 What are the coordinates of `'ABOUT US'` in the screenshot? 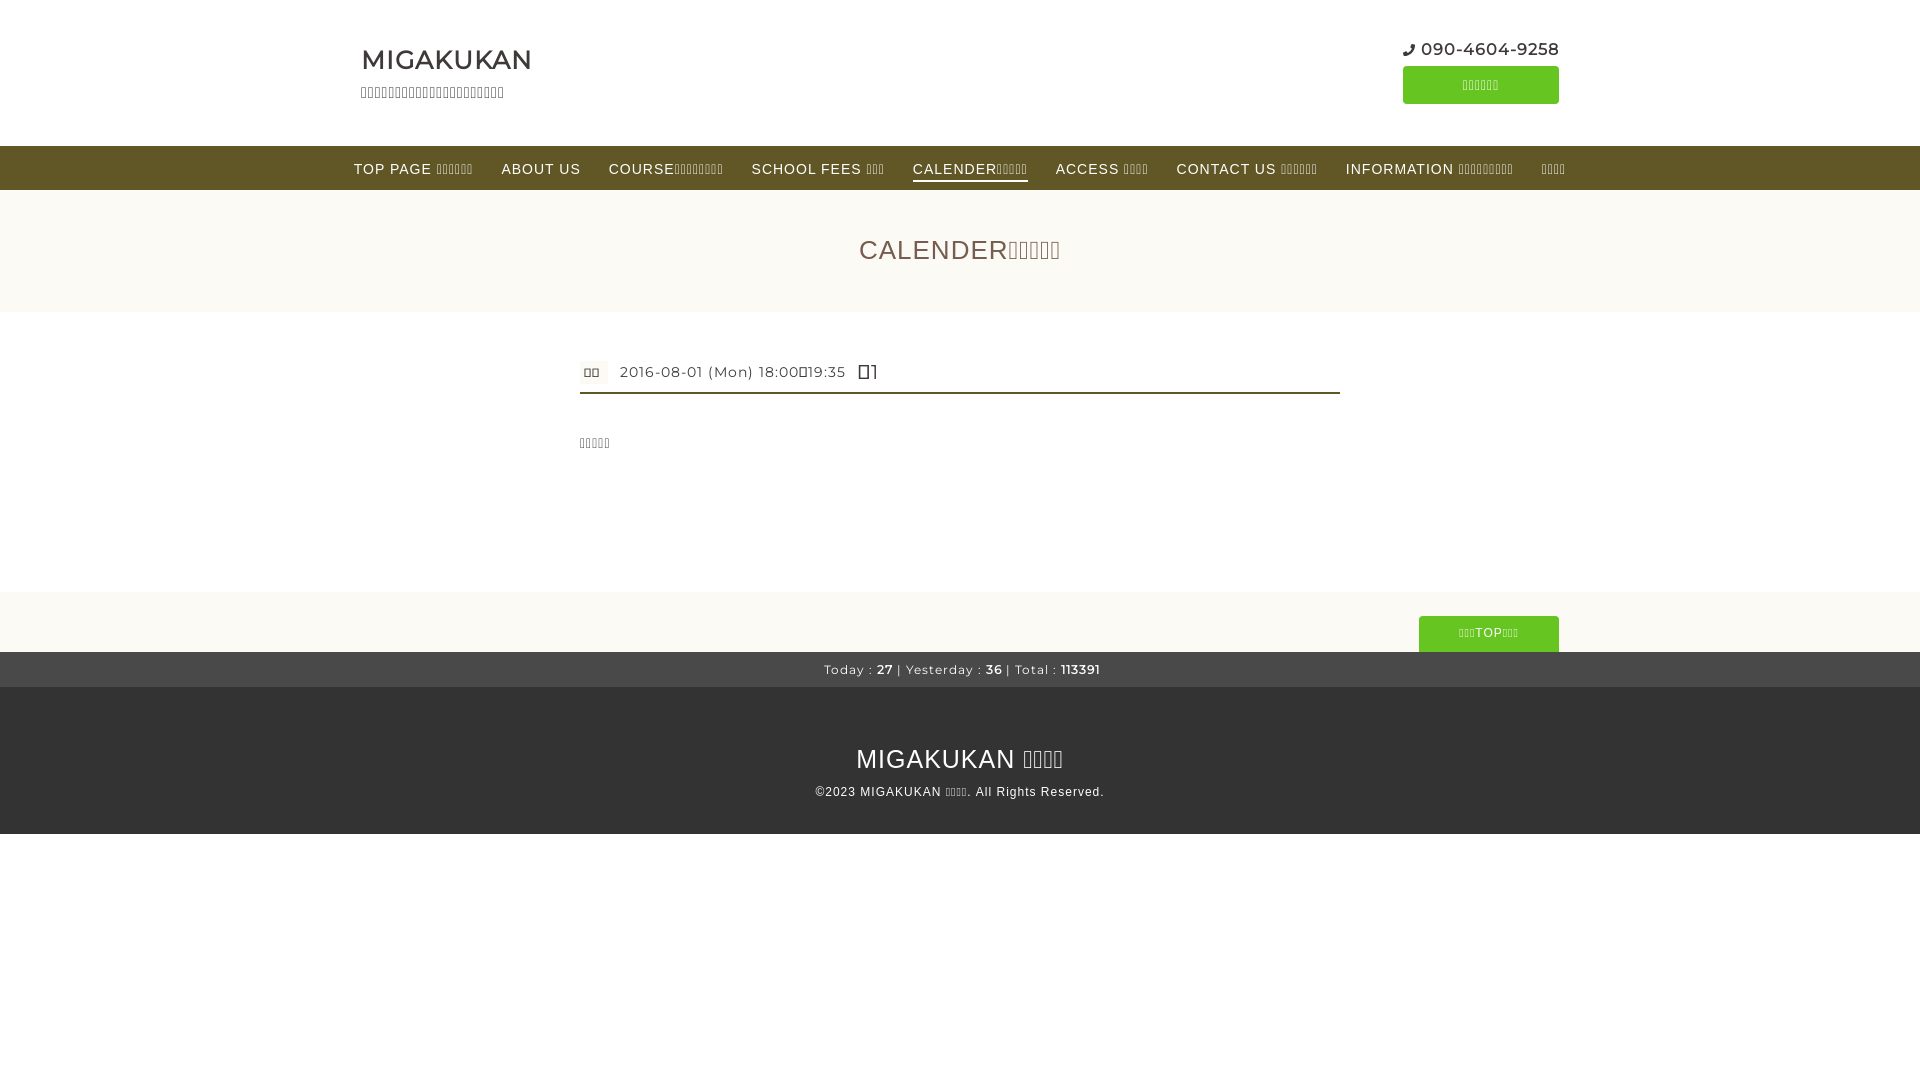 It's located at (500, 168).